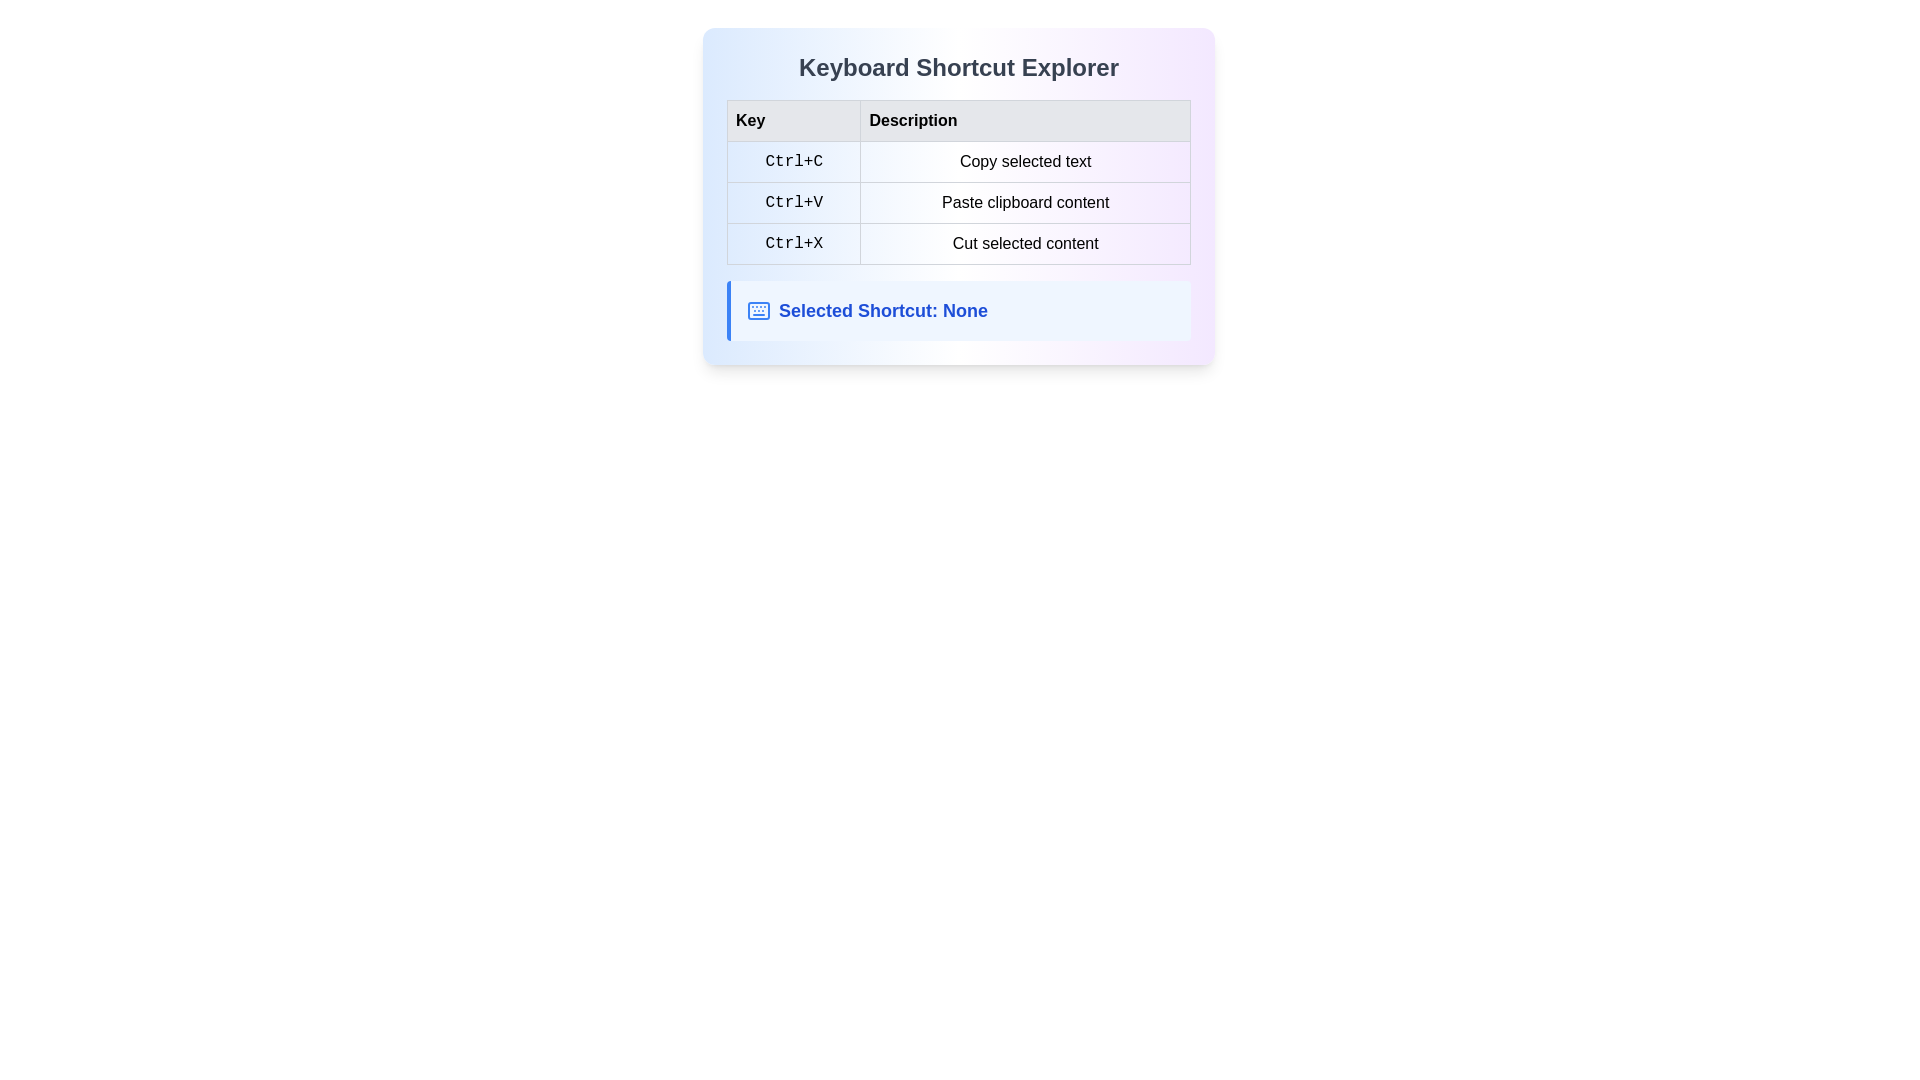  What do you see at coordinates (757, 311) in the screenshot?
I see `the keyboard-related functionality icon located within the panel below the shortcut keys table, preceding the text 'Selected Shortcut: None'` at bounding box center [757, 311].